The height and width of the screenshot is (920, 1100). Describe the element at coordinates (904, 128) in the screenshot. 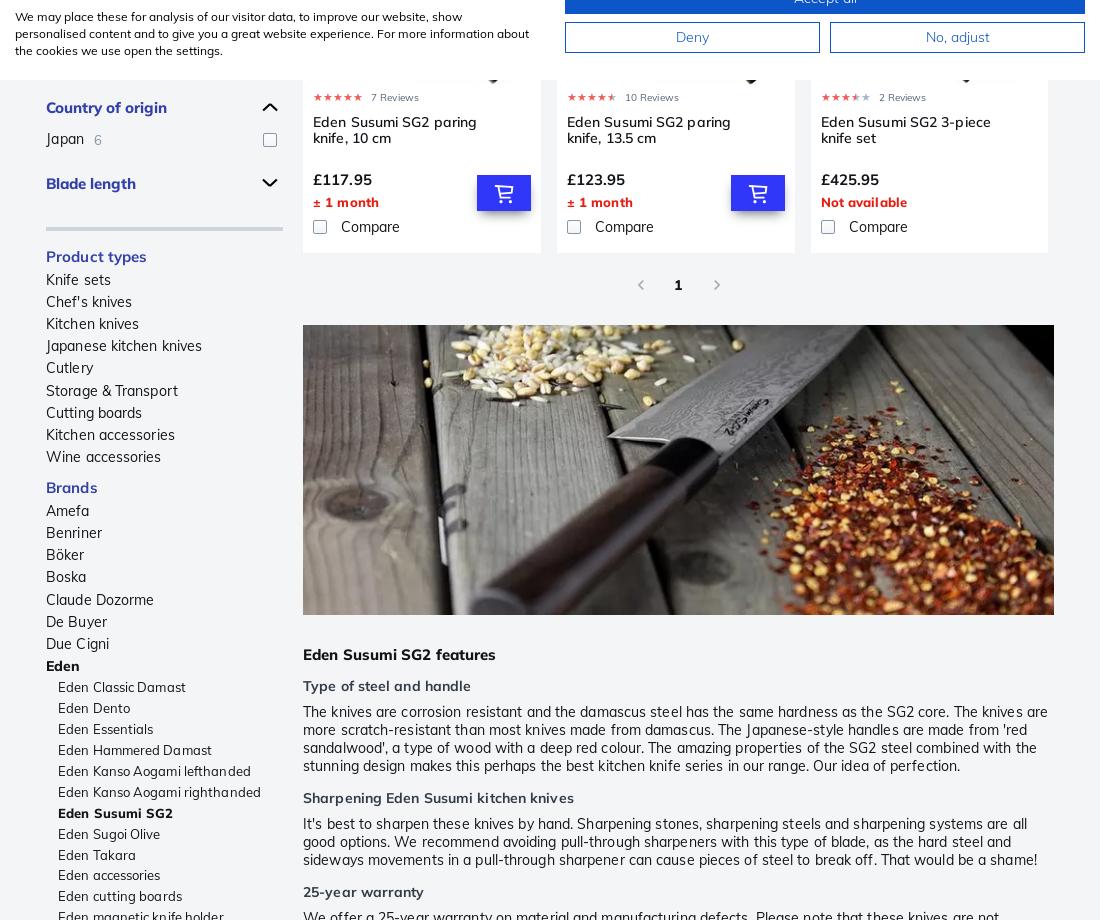

I see `'Eden Susumi SG2 3-piece knife set'` at that location.